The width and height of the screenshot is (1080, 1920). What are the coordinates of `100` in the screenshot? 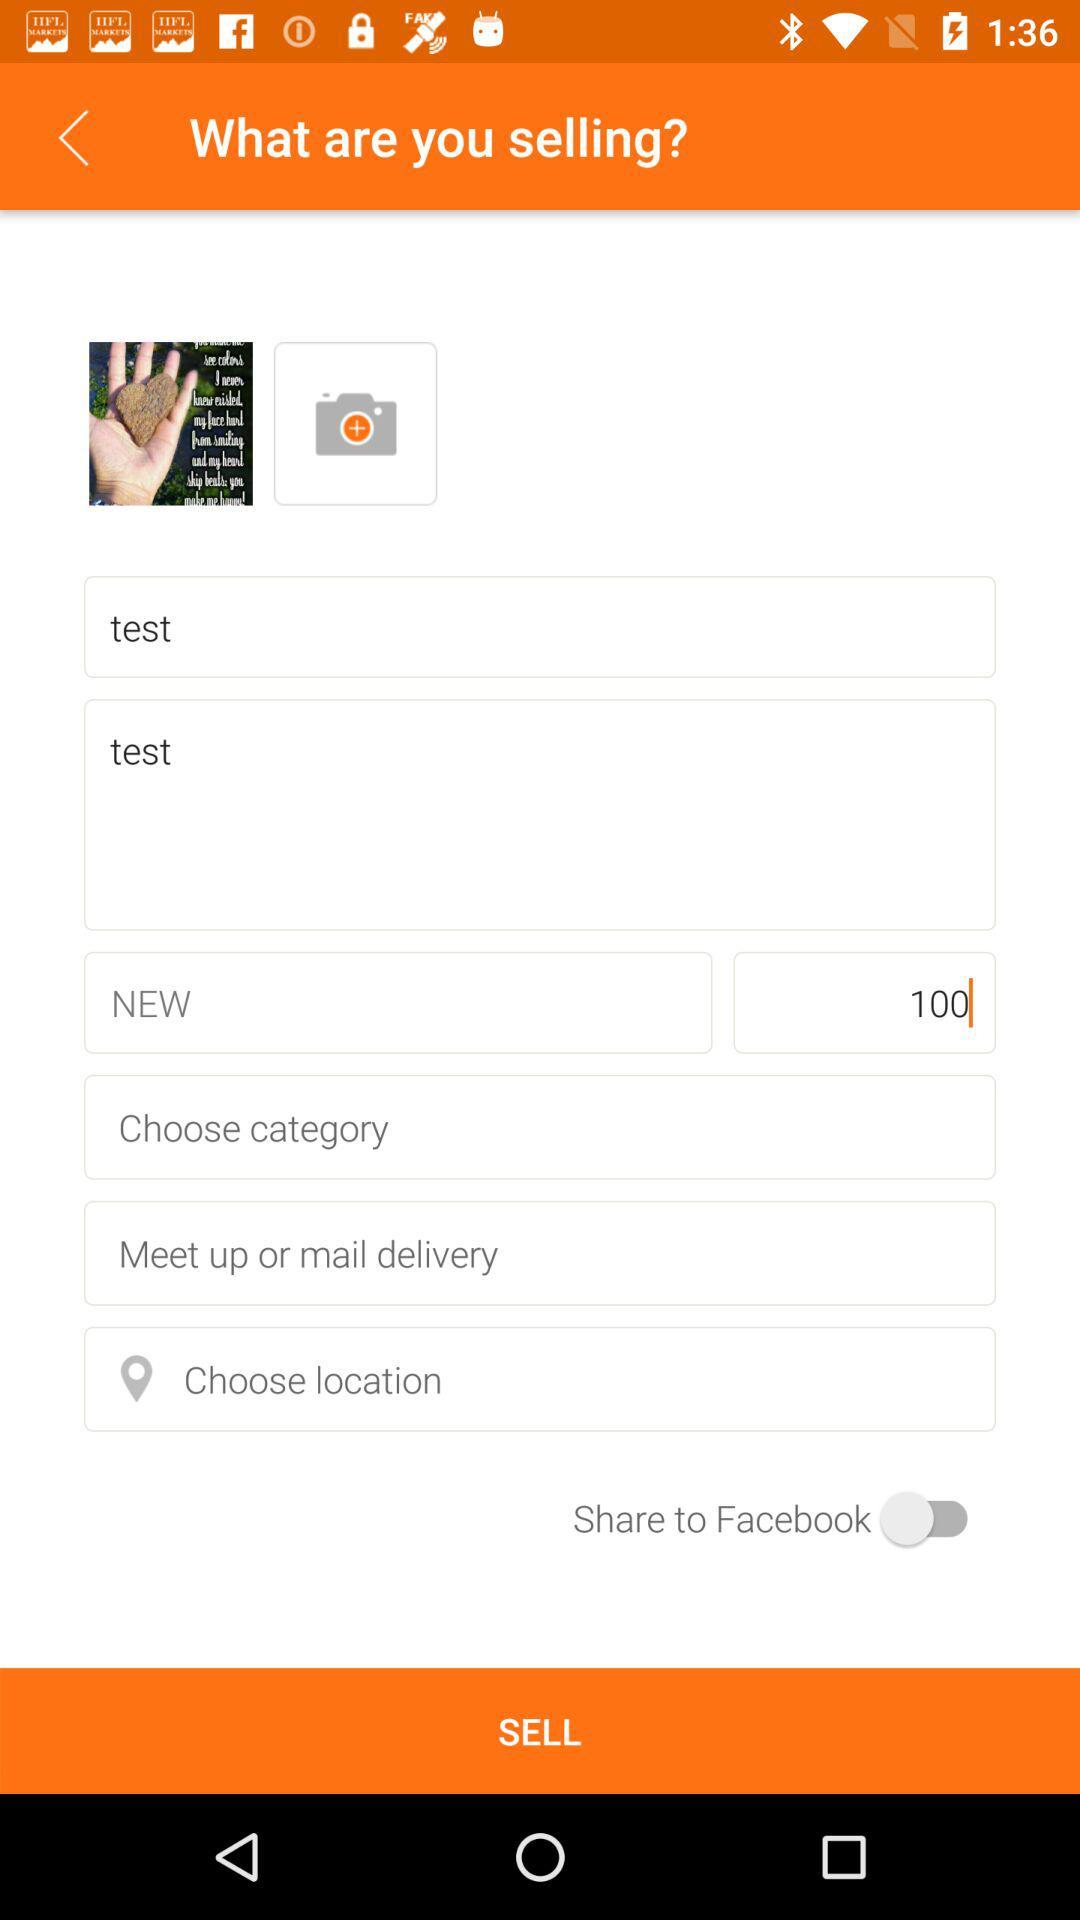 It's located at (863, 1002).